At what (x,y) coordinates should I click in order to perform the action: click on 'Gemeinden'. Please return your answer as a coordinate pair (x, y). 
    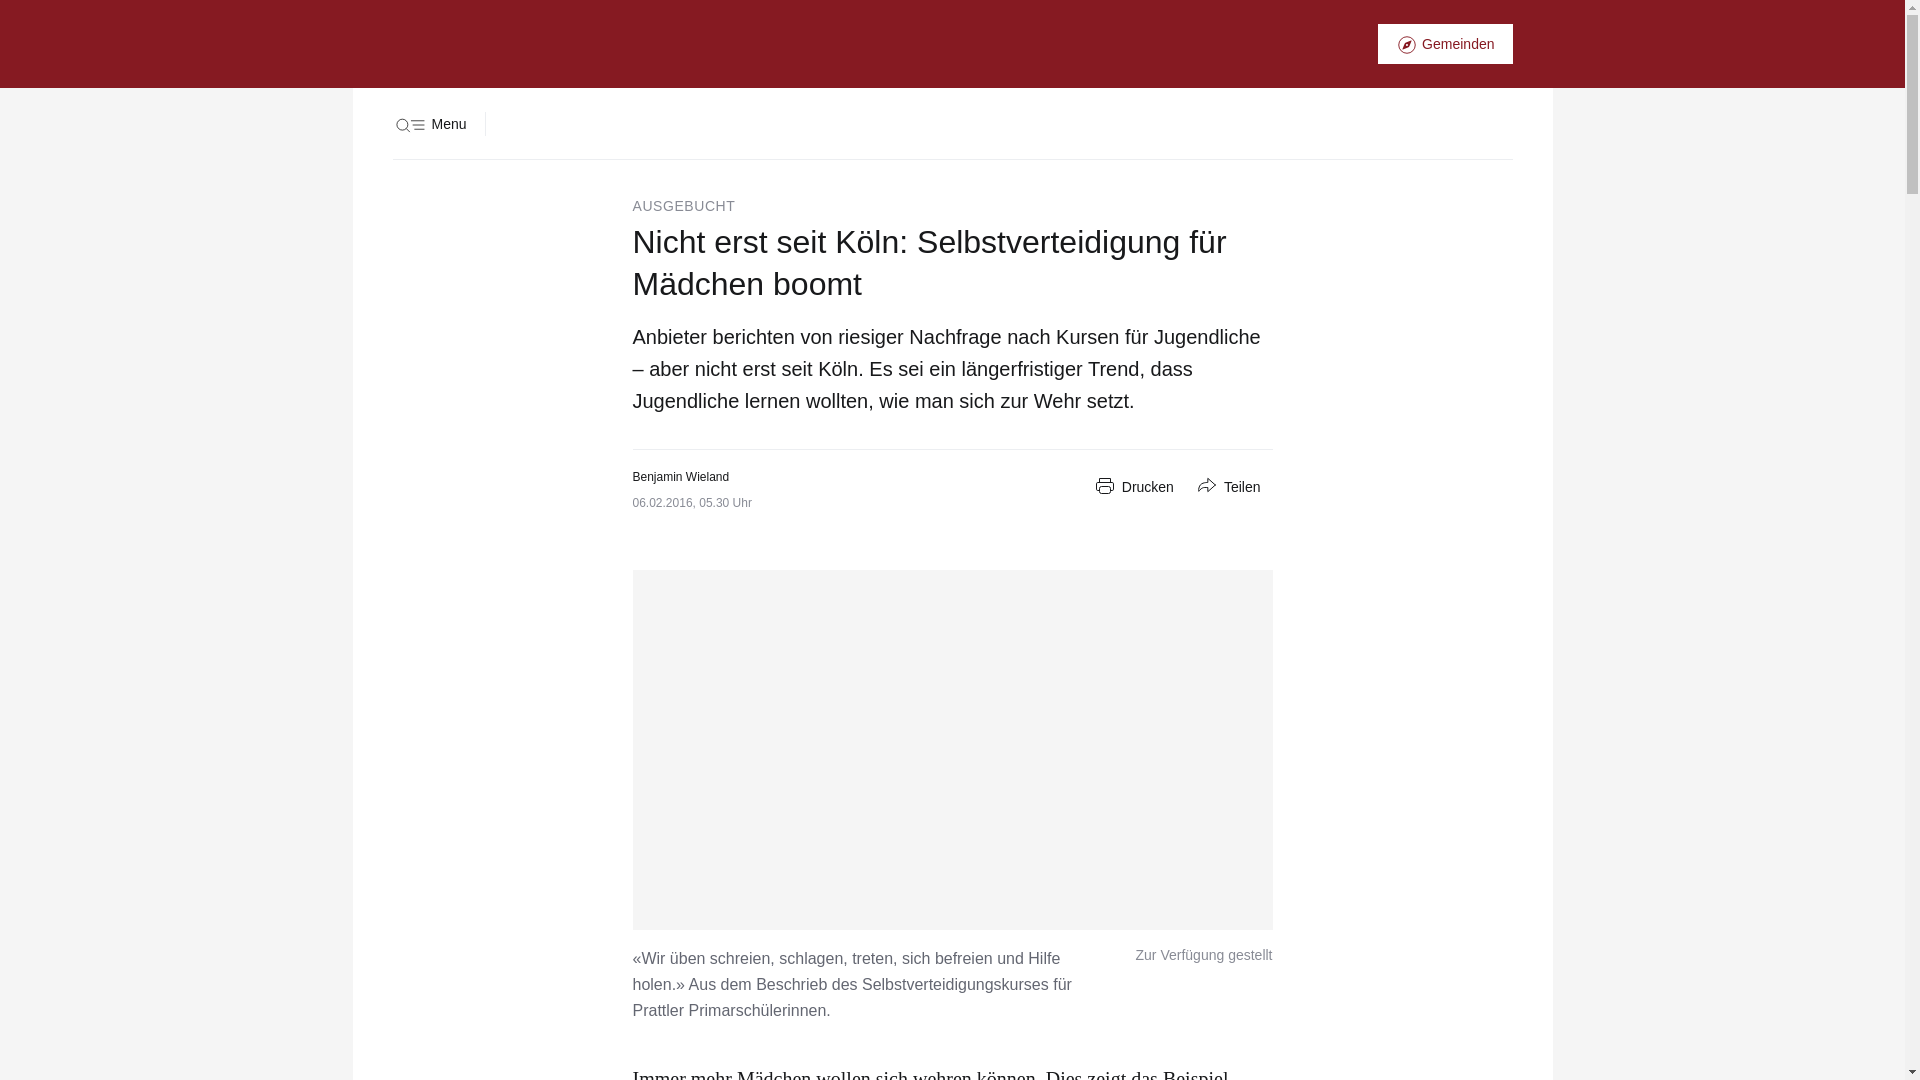
    Looking at the image, I should click on (1444, 43).